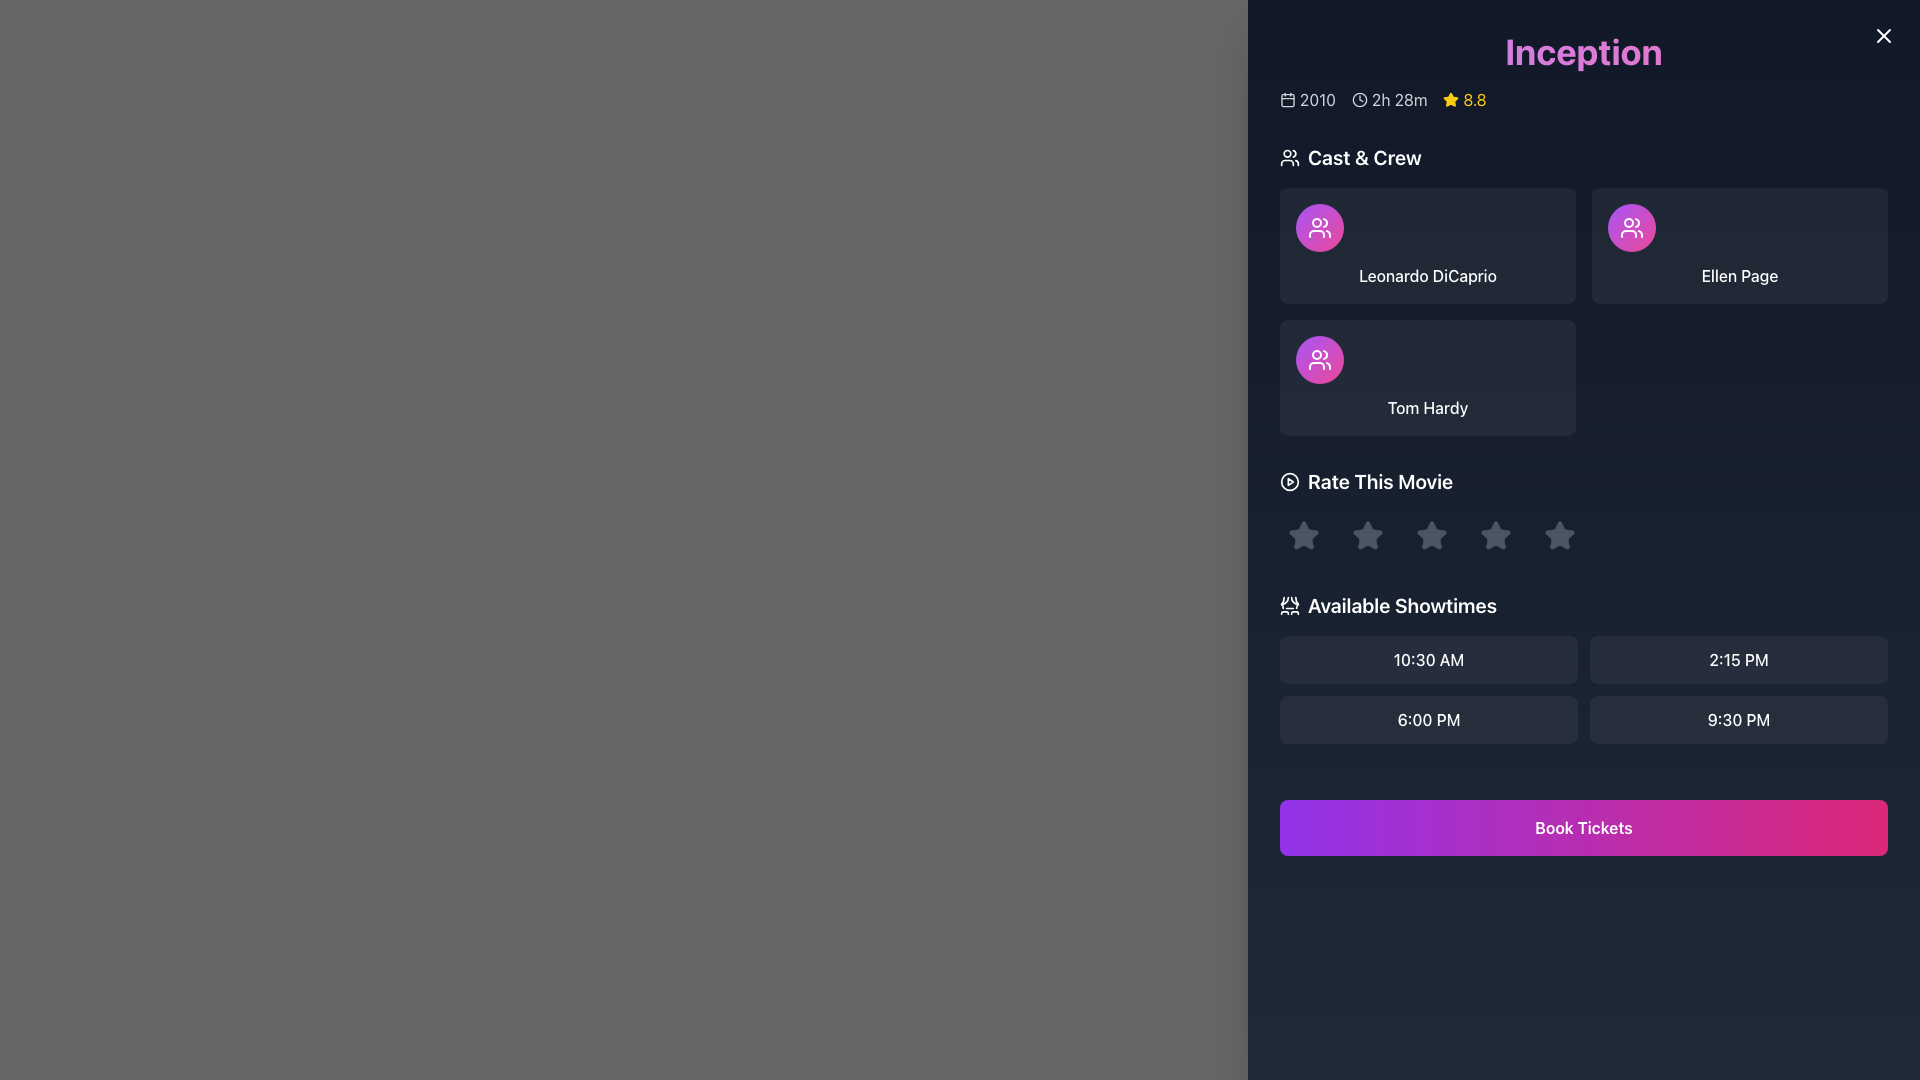  Describe the element at coordinates (1882, 35) in the screenshot. I see `the close button located in the top-right corner of the interface` at that location.